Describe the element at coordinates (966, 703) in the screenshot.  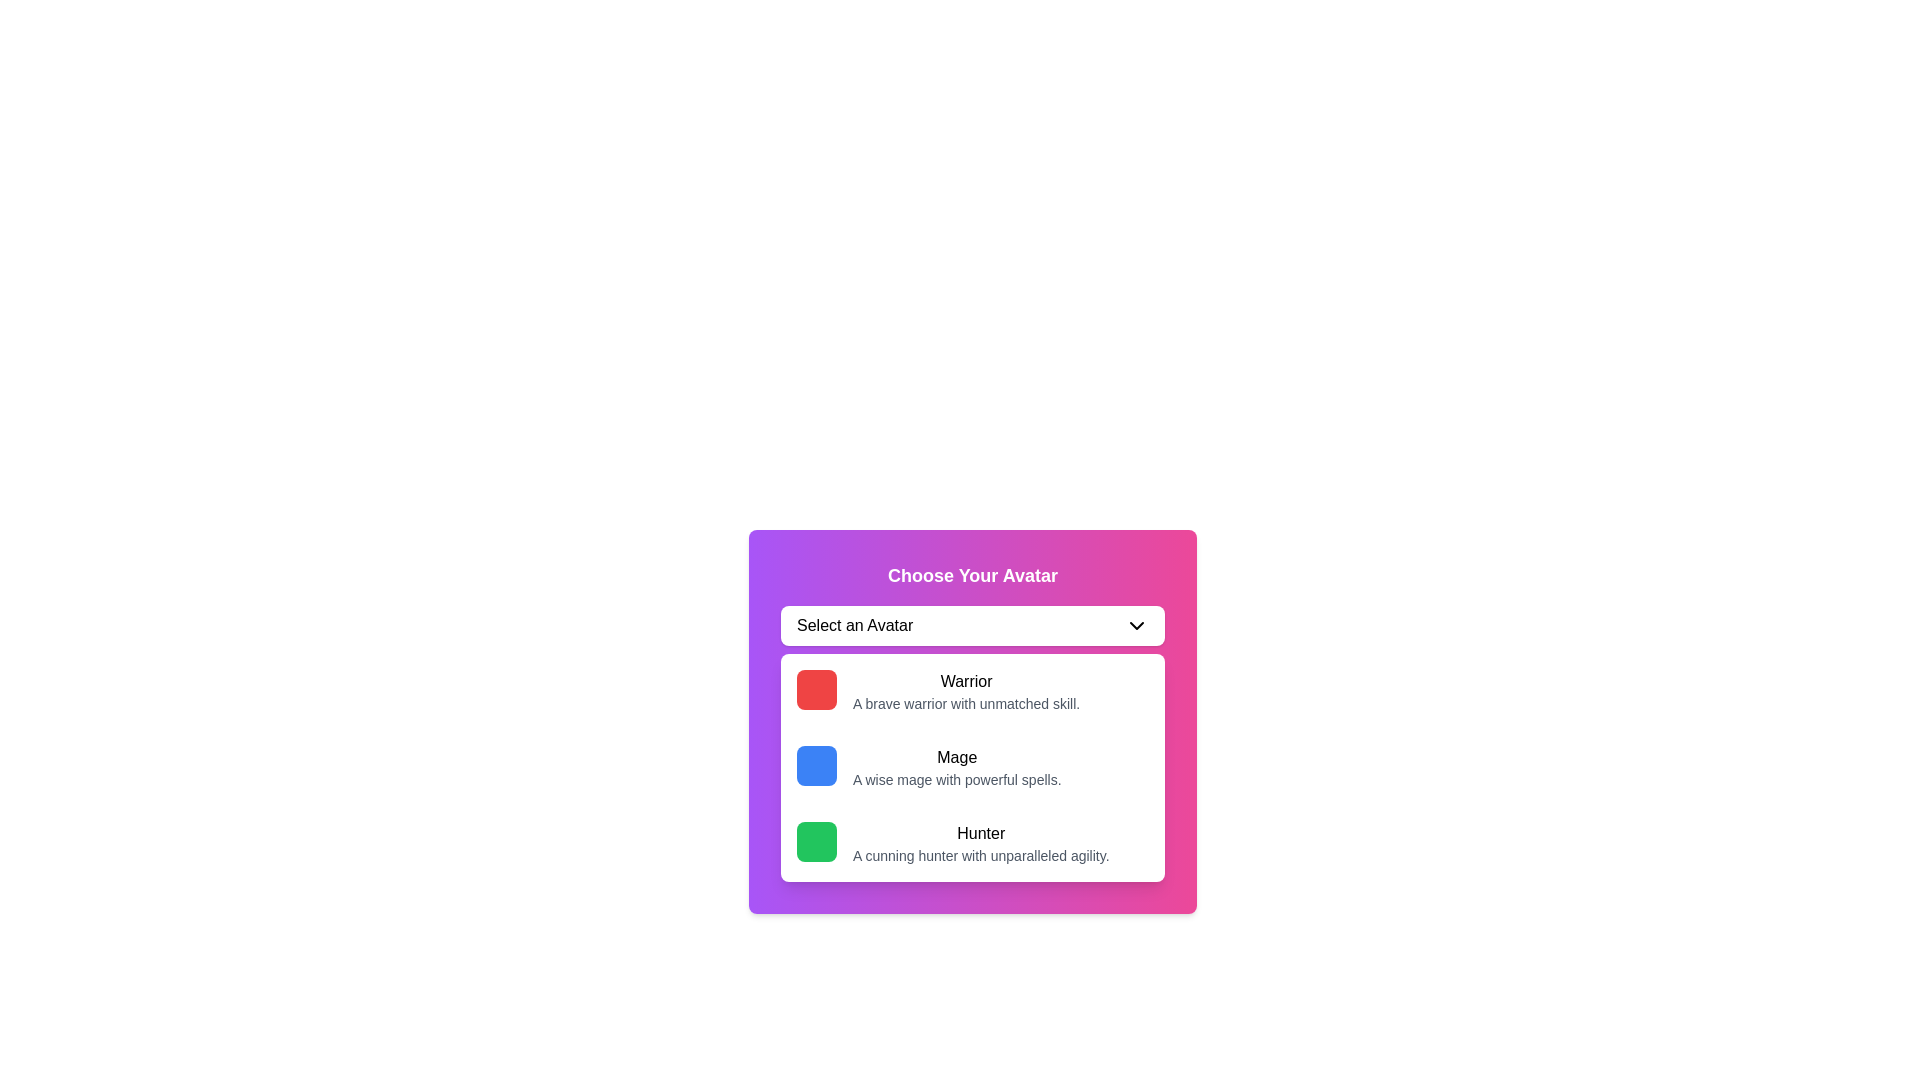
I see `descriptive text element located directly below the 'Warrior' header, which provides information about the associated avatar option` at that location.